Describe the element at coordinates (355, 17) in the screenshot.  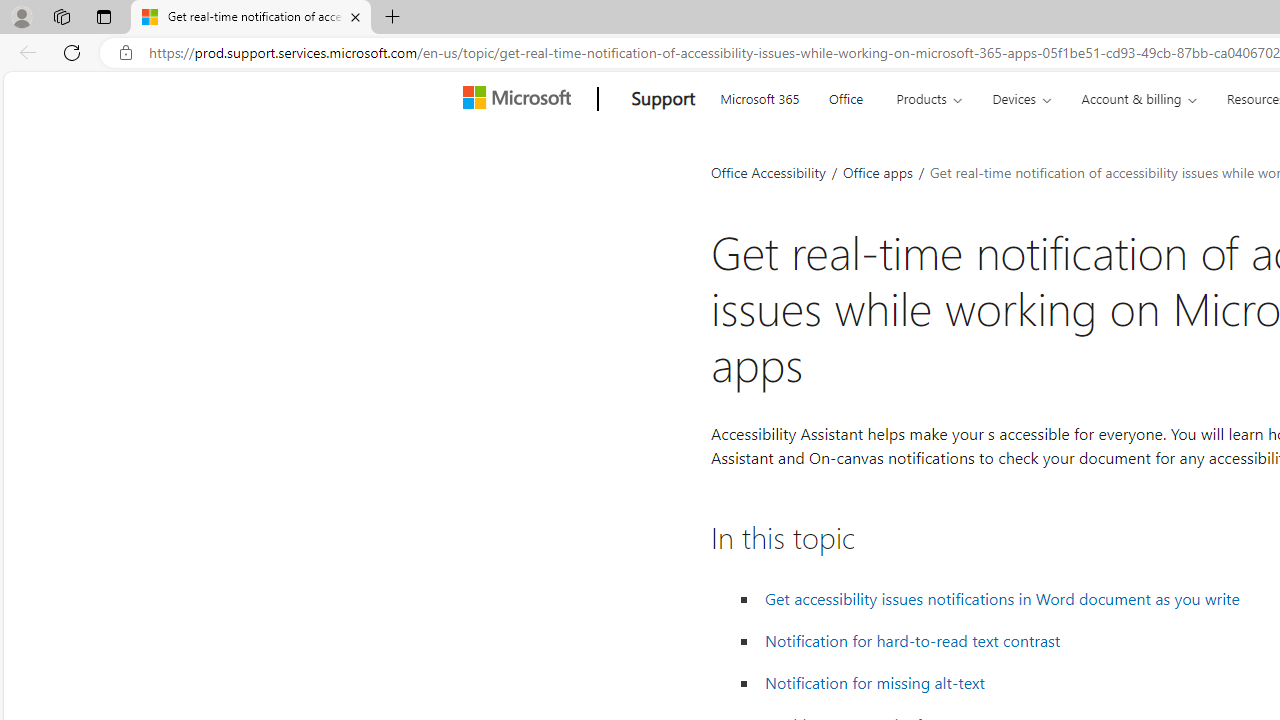
I see `'Close tab'` at that location.